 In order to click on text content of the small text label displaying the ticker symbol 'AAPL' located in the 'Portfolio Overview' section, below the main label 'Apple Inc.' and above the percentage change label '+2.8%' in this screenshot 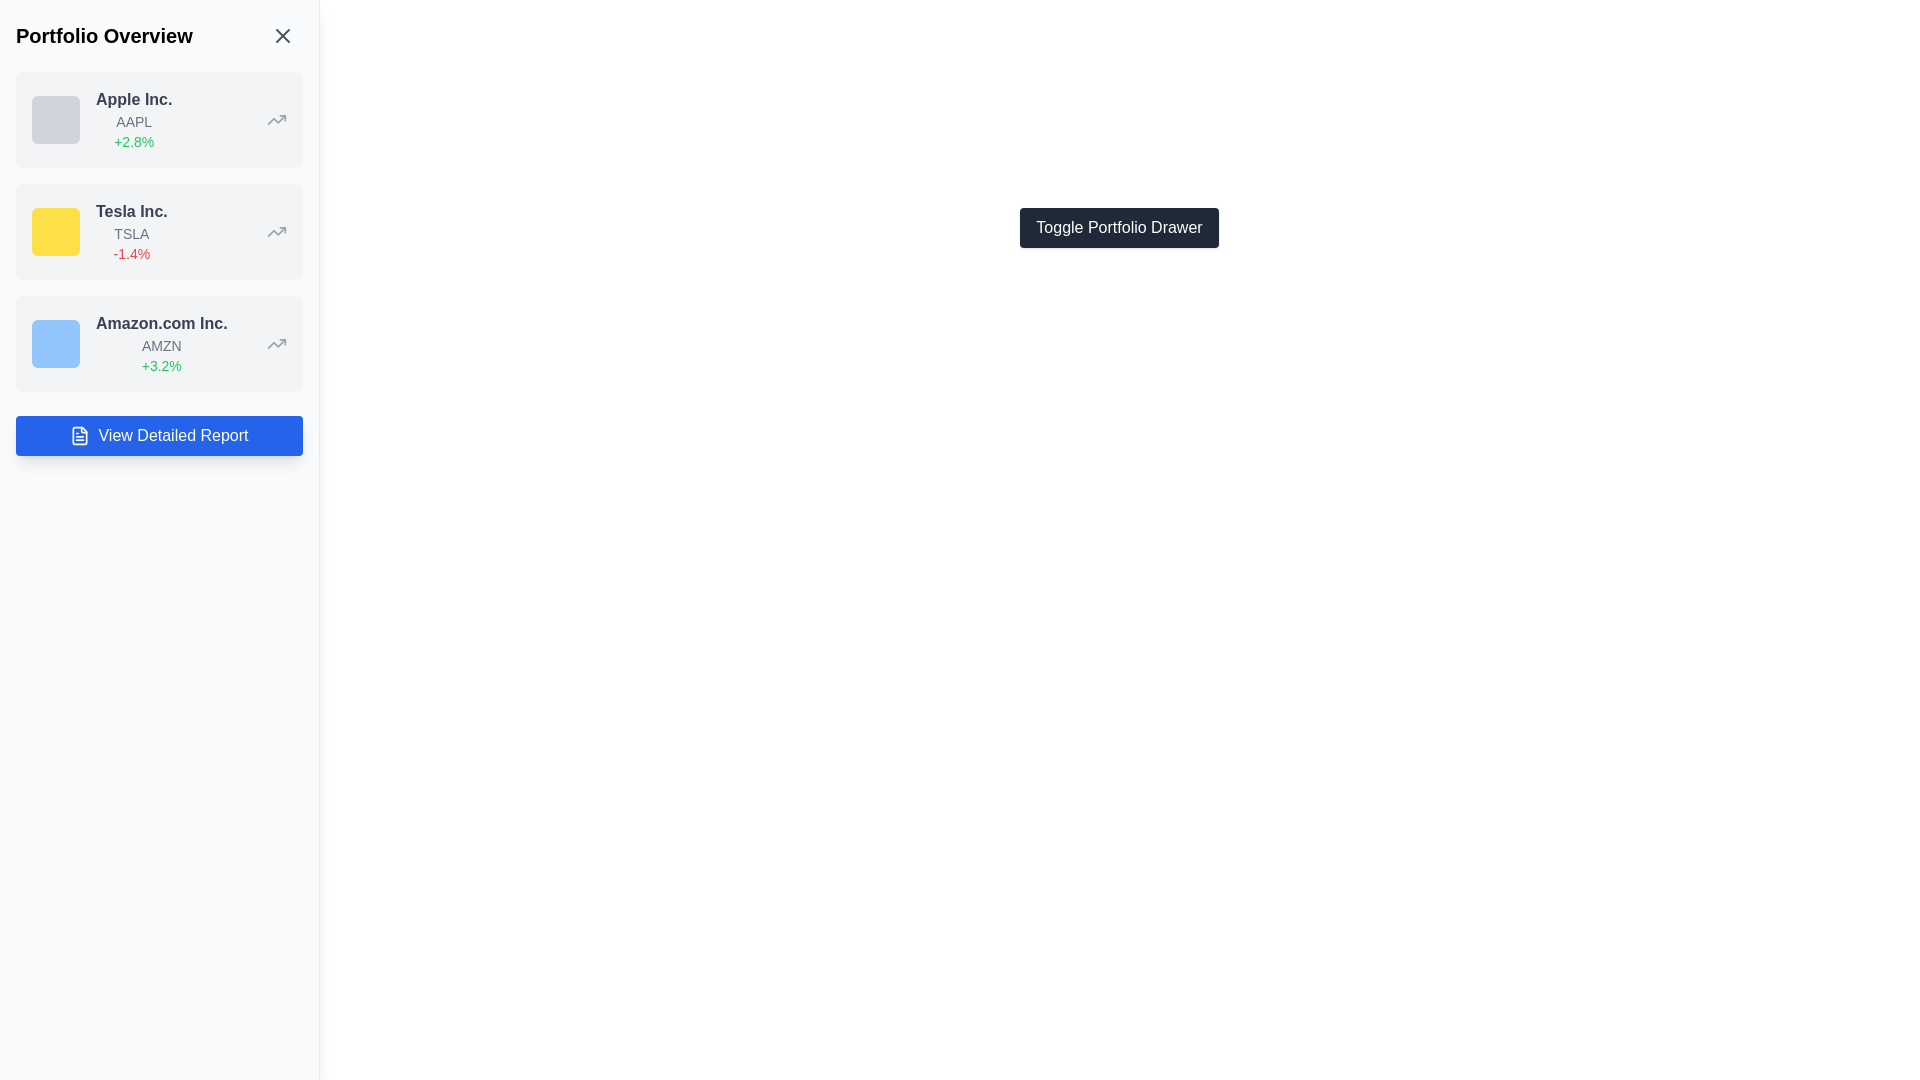, I will do `click(133, 122)`.